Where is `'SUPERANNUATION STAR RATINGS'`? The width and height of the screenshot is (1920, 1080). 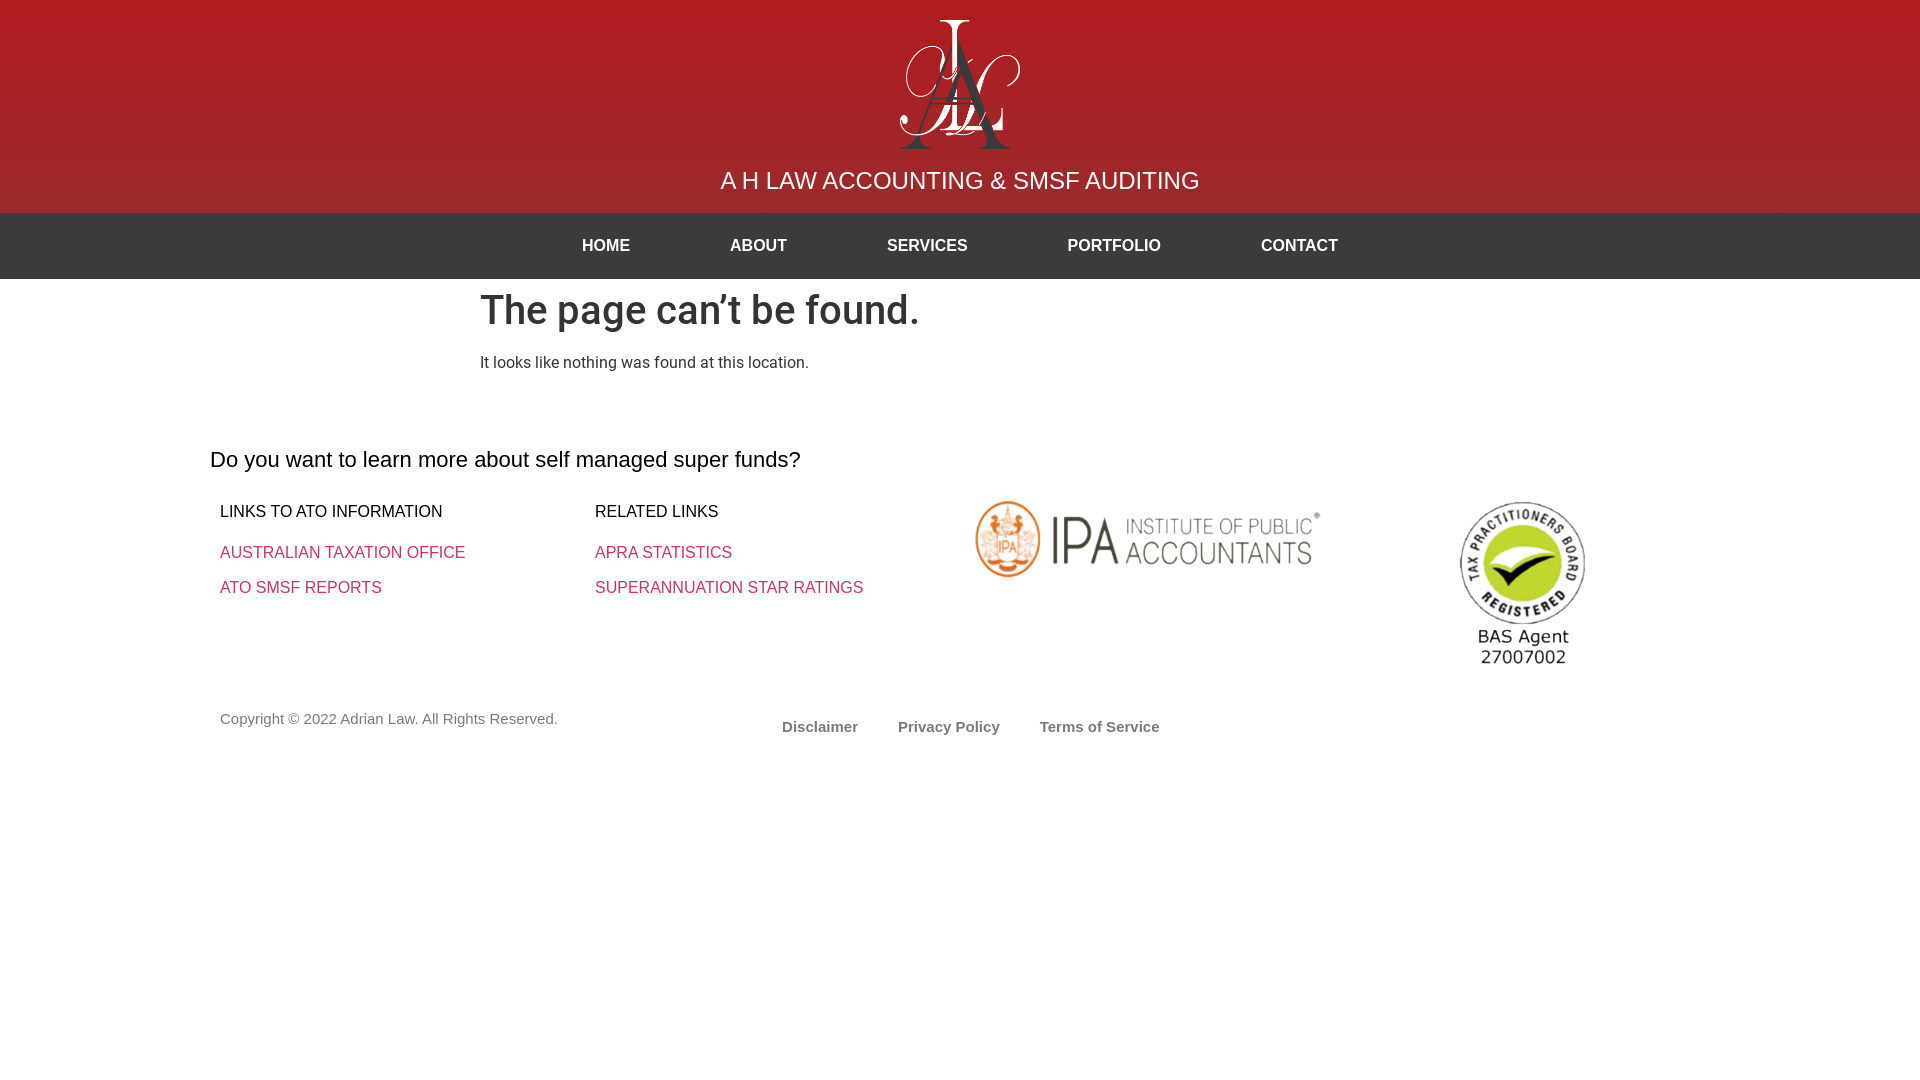
'SUPERANNUATION STAR RATINGS' is located at coordinates (728, 586).